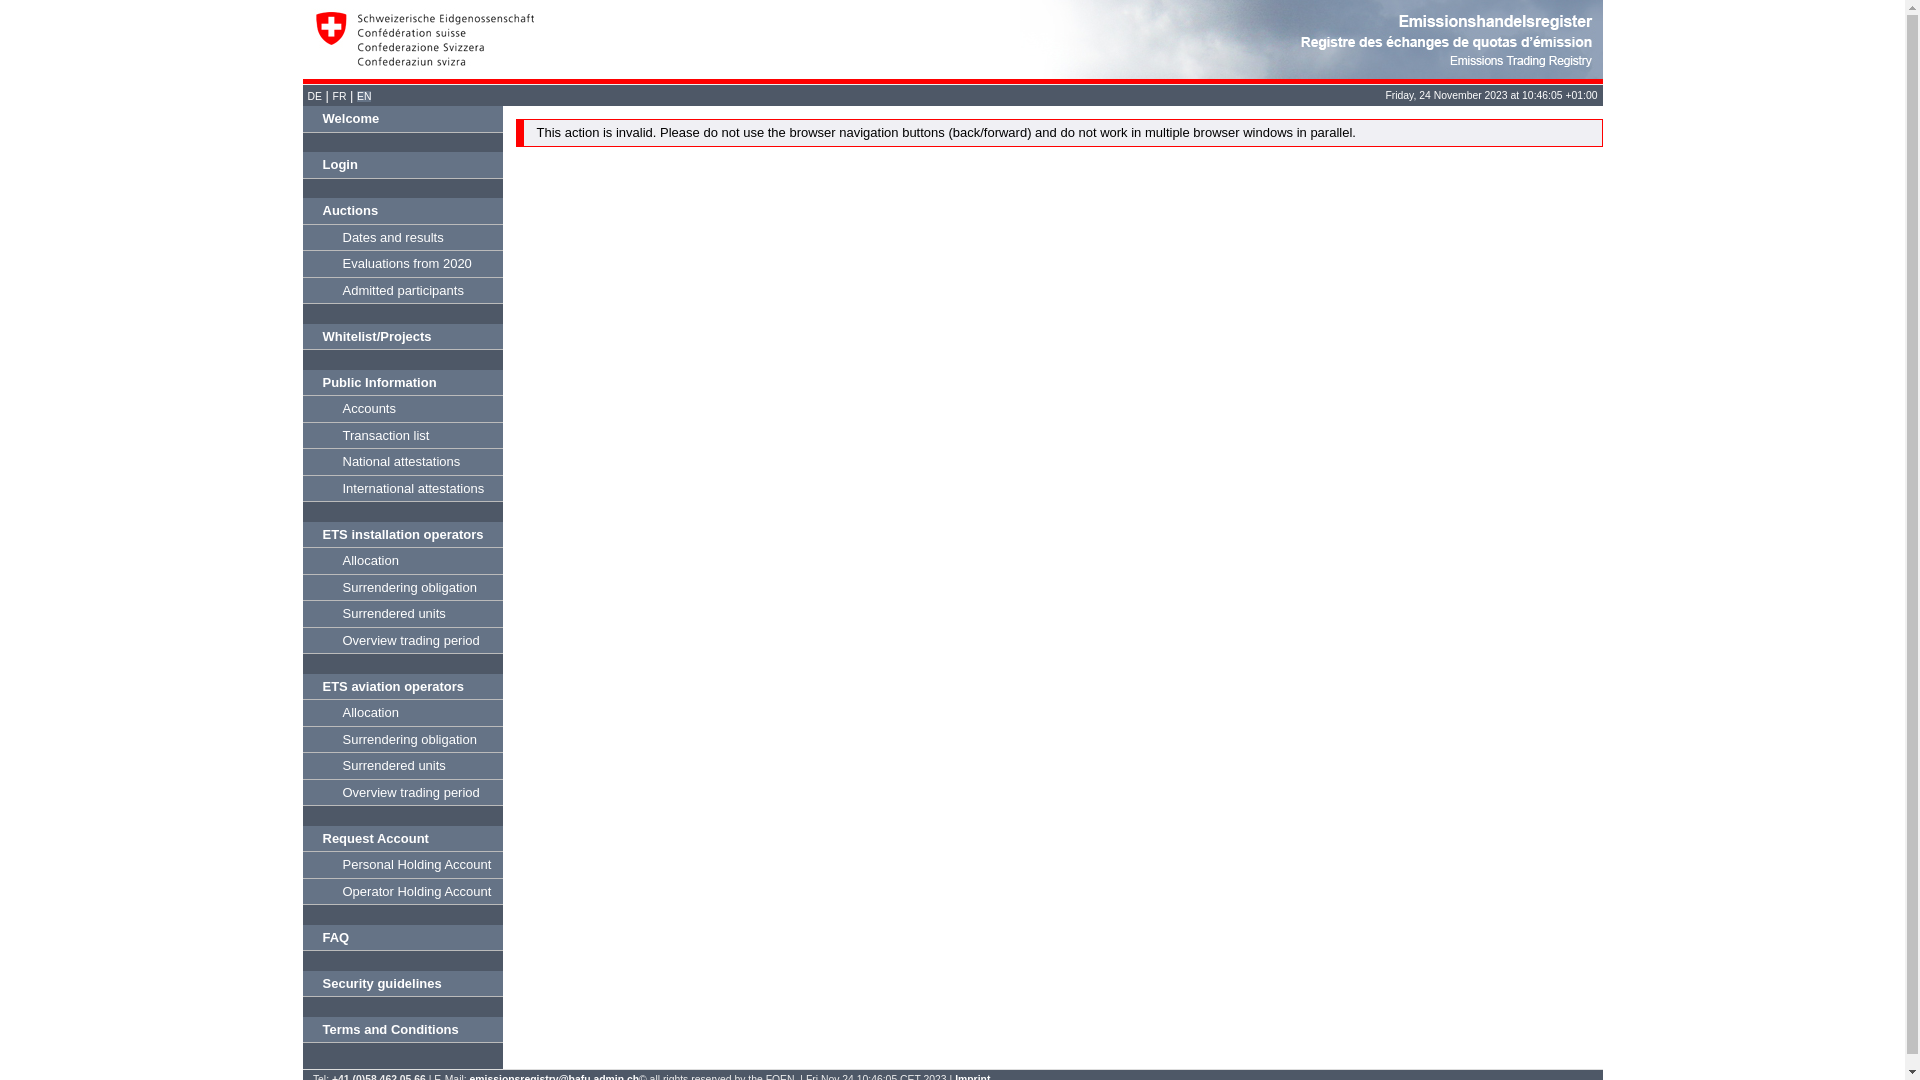 This screenshot has width=1920, height=1080. Describe the element at coordinates (401, 291) in the screenshot. I see `'Admitted participants'` at that location.